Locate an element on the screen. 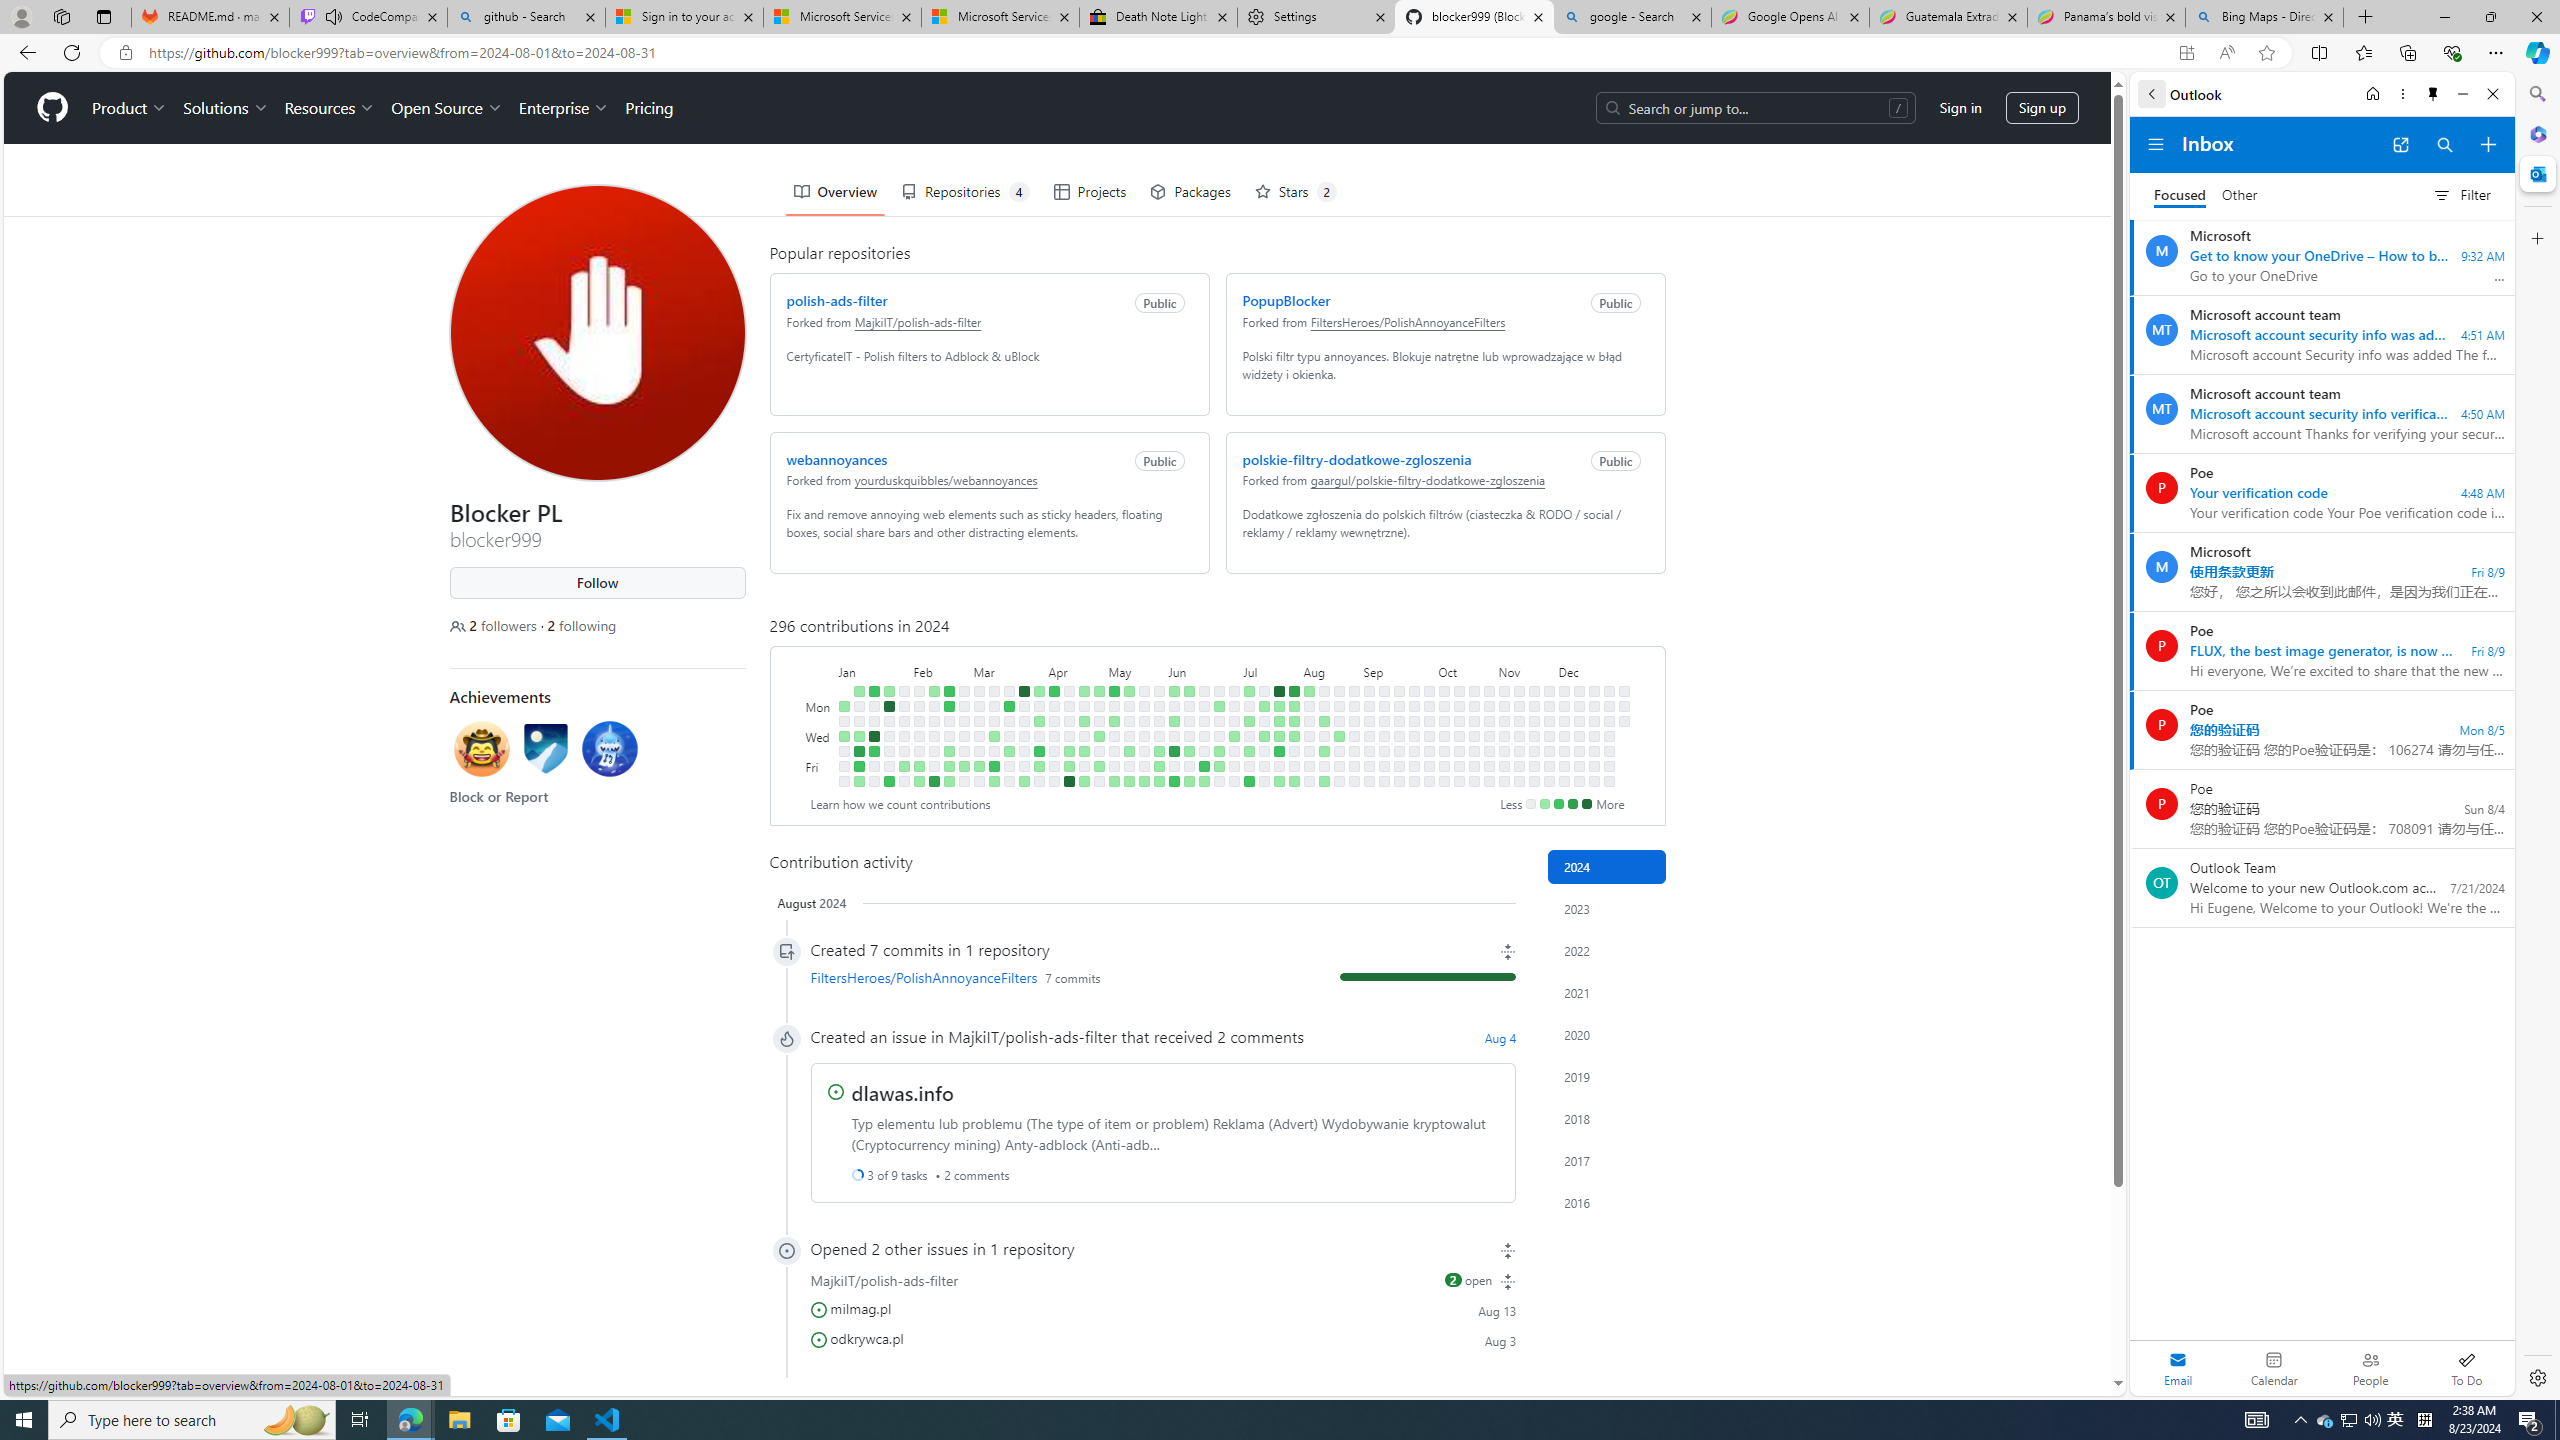 This screenshot has height=1440, width=2560. 'No contributions on August 28th.' is located at coordinates (1353, 735).